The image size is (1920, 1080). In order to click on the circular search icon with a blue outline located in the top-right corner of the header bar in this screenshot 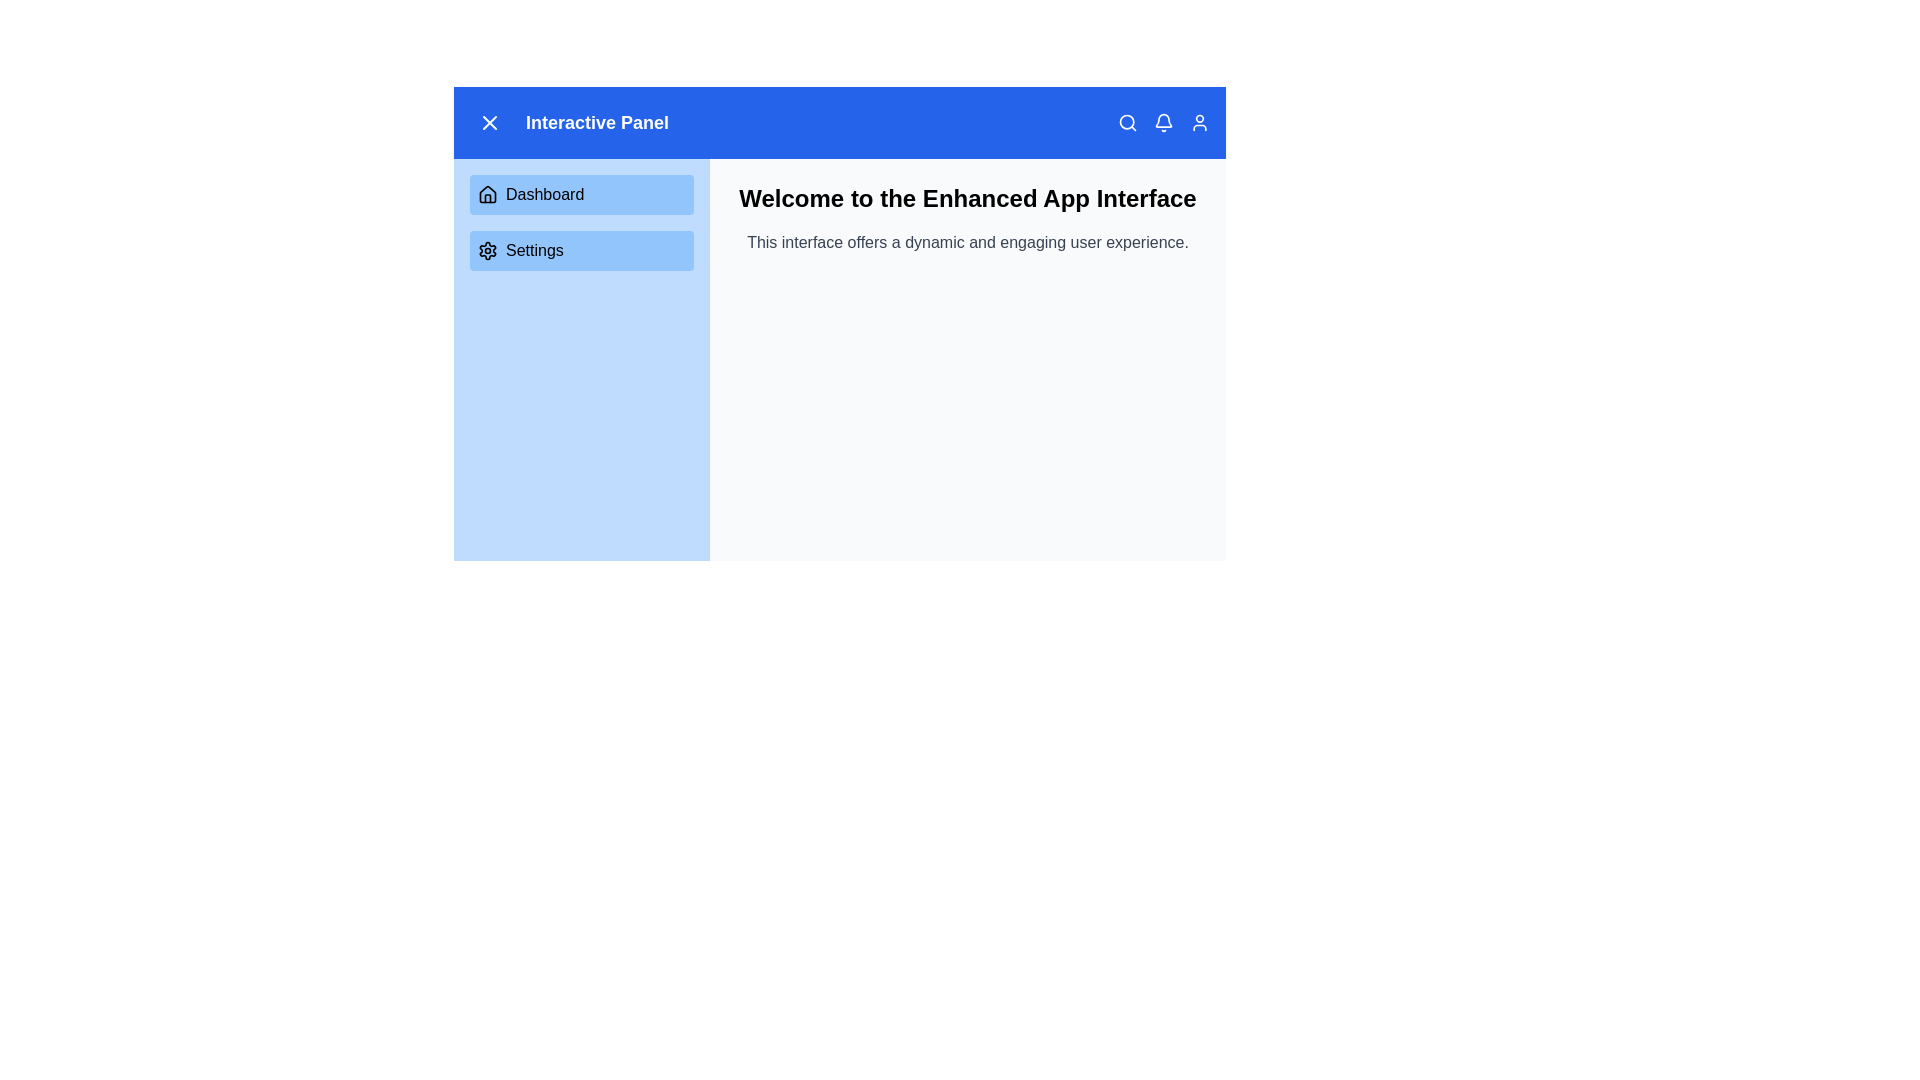, I will do `click(1127, 122)`.